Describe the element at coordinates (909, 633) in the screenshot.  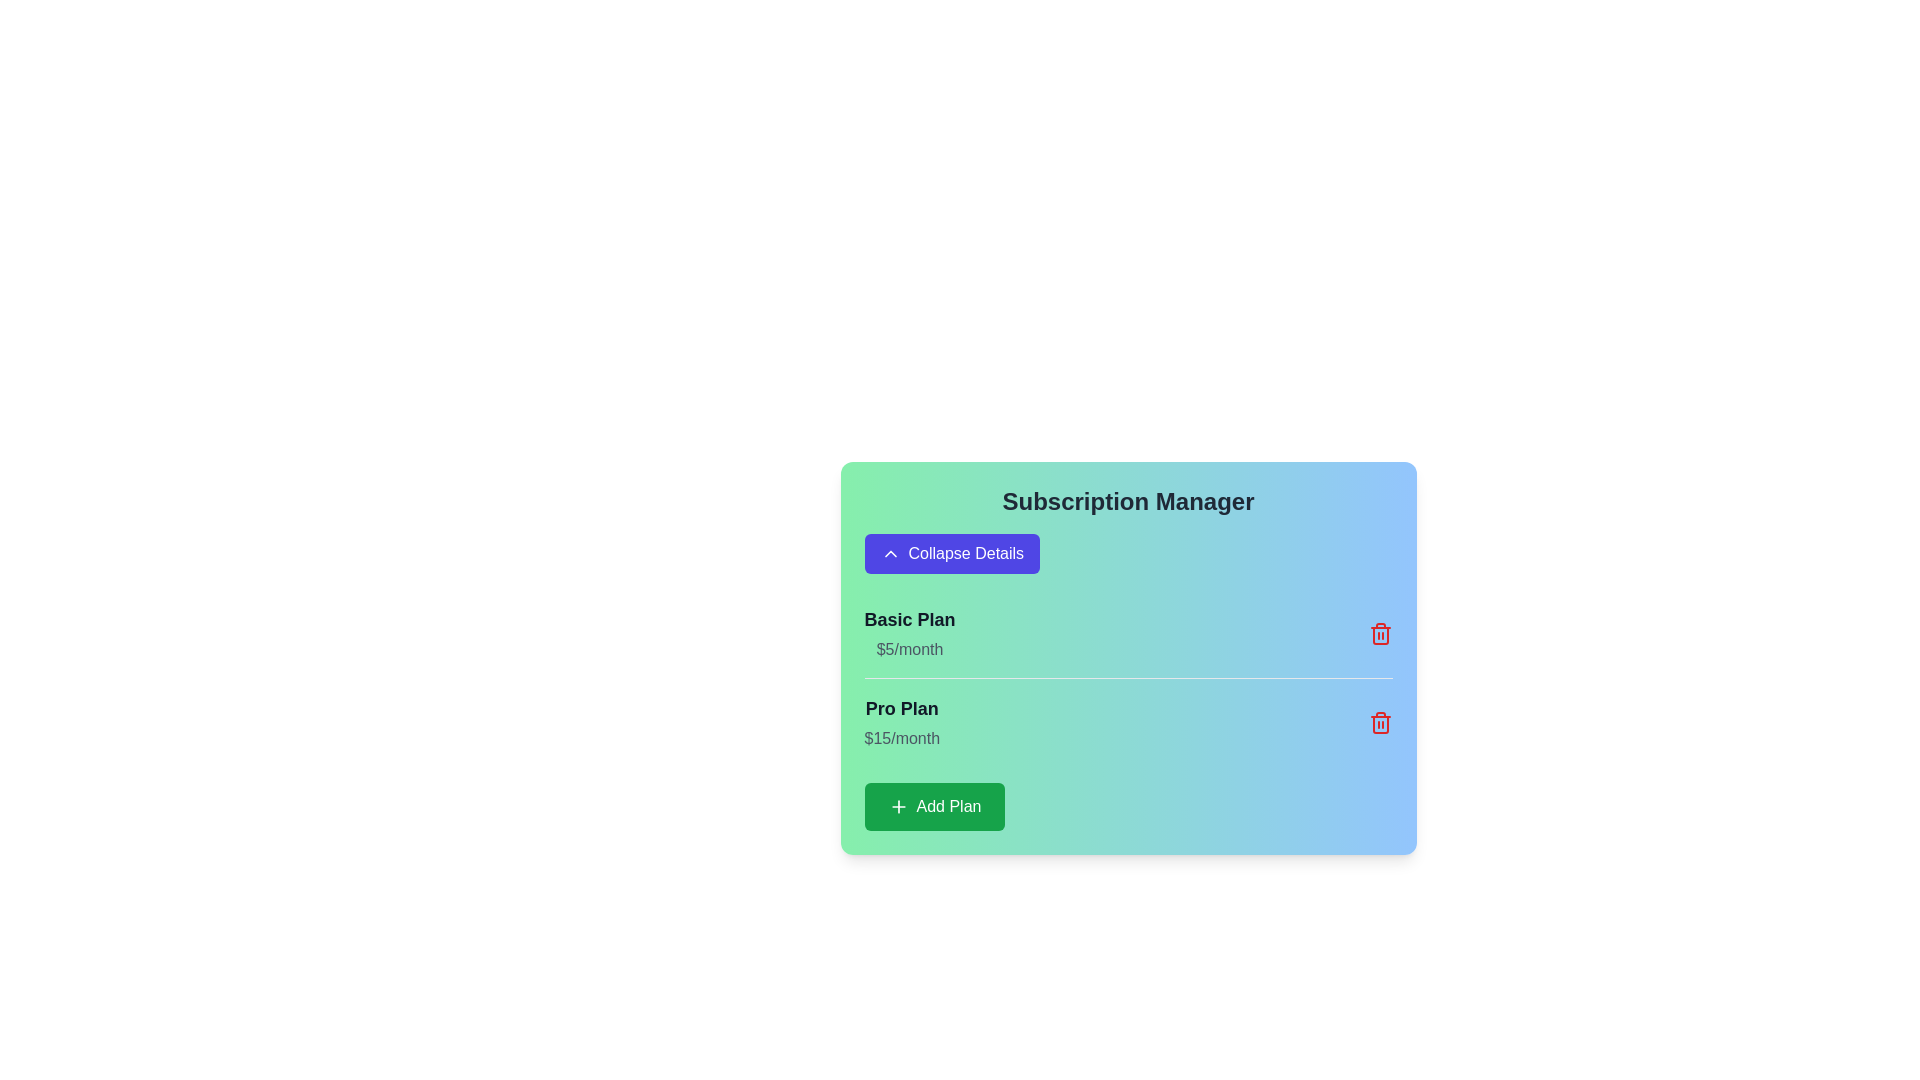
I see `the informative text area that displays the name and cost of the 'Basic Plan' subscription option, located directly below the 'Collapse Details' button` at that location.